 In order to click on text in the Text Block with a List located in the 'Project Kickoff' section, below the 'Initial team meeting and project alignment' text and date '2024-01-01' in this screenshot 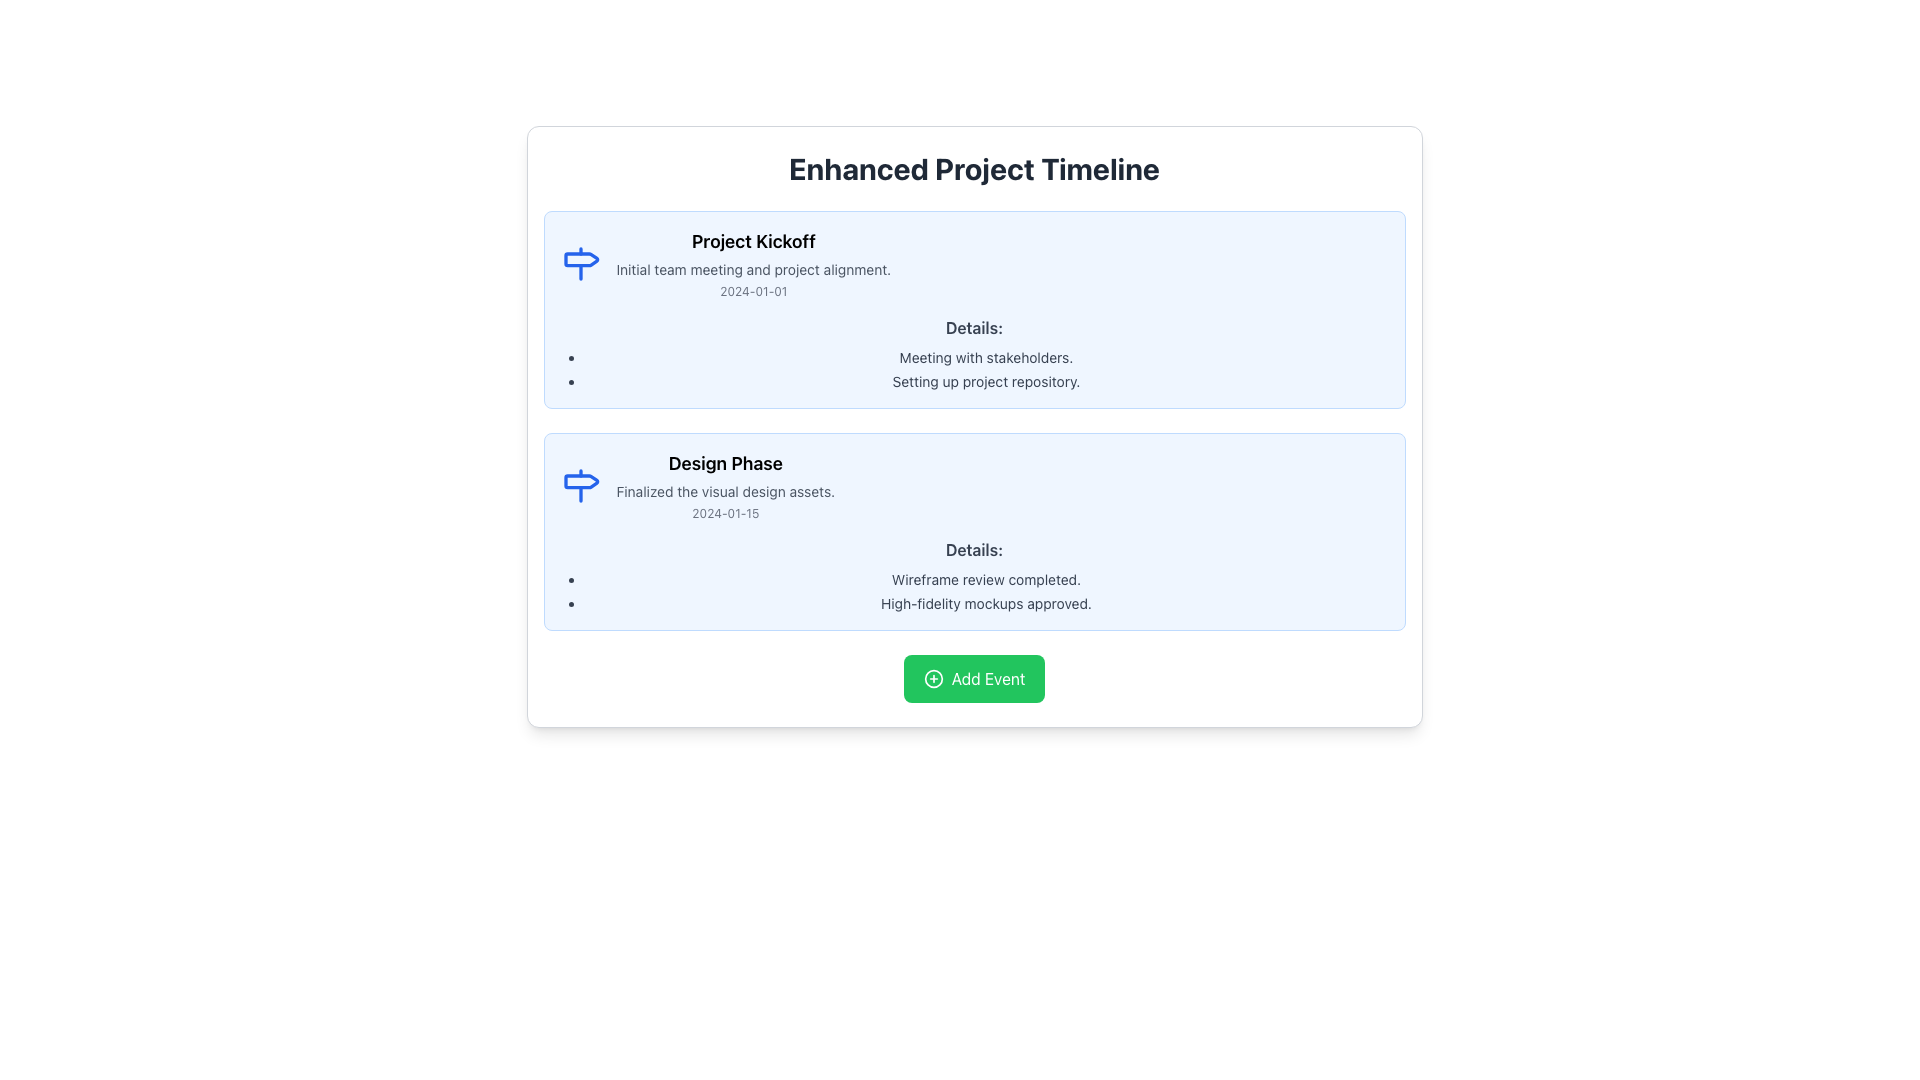, I will do `click(974, 353)`.